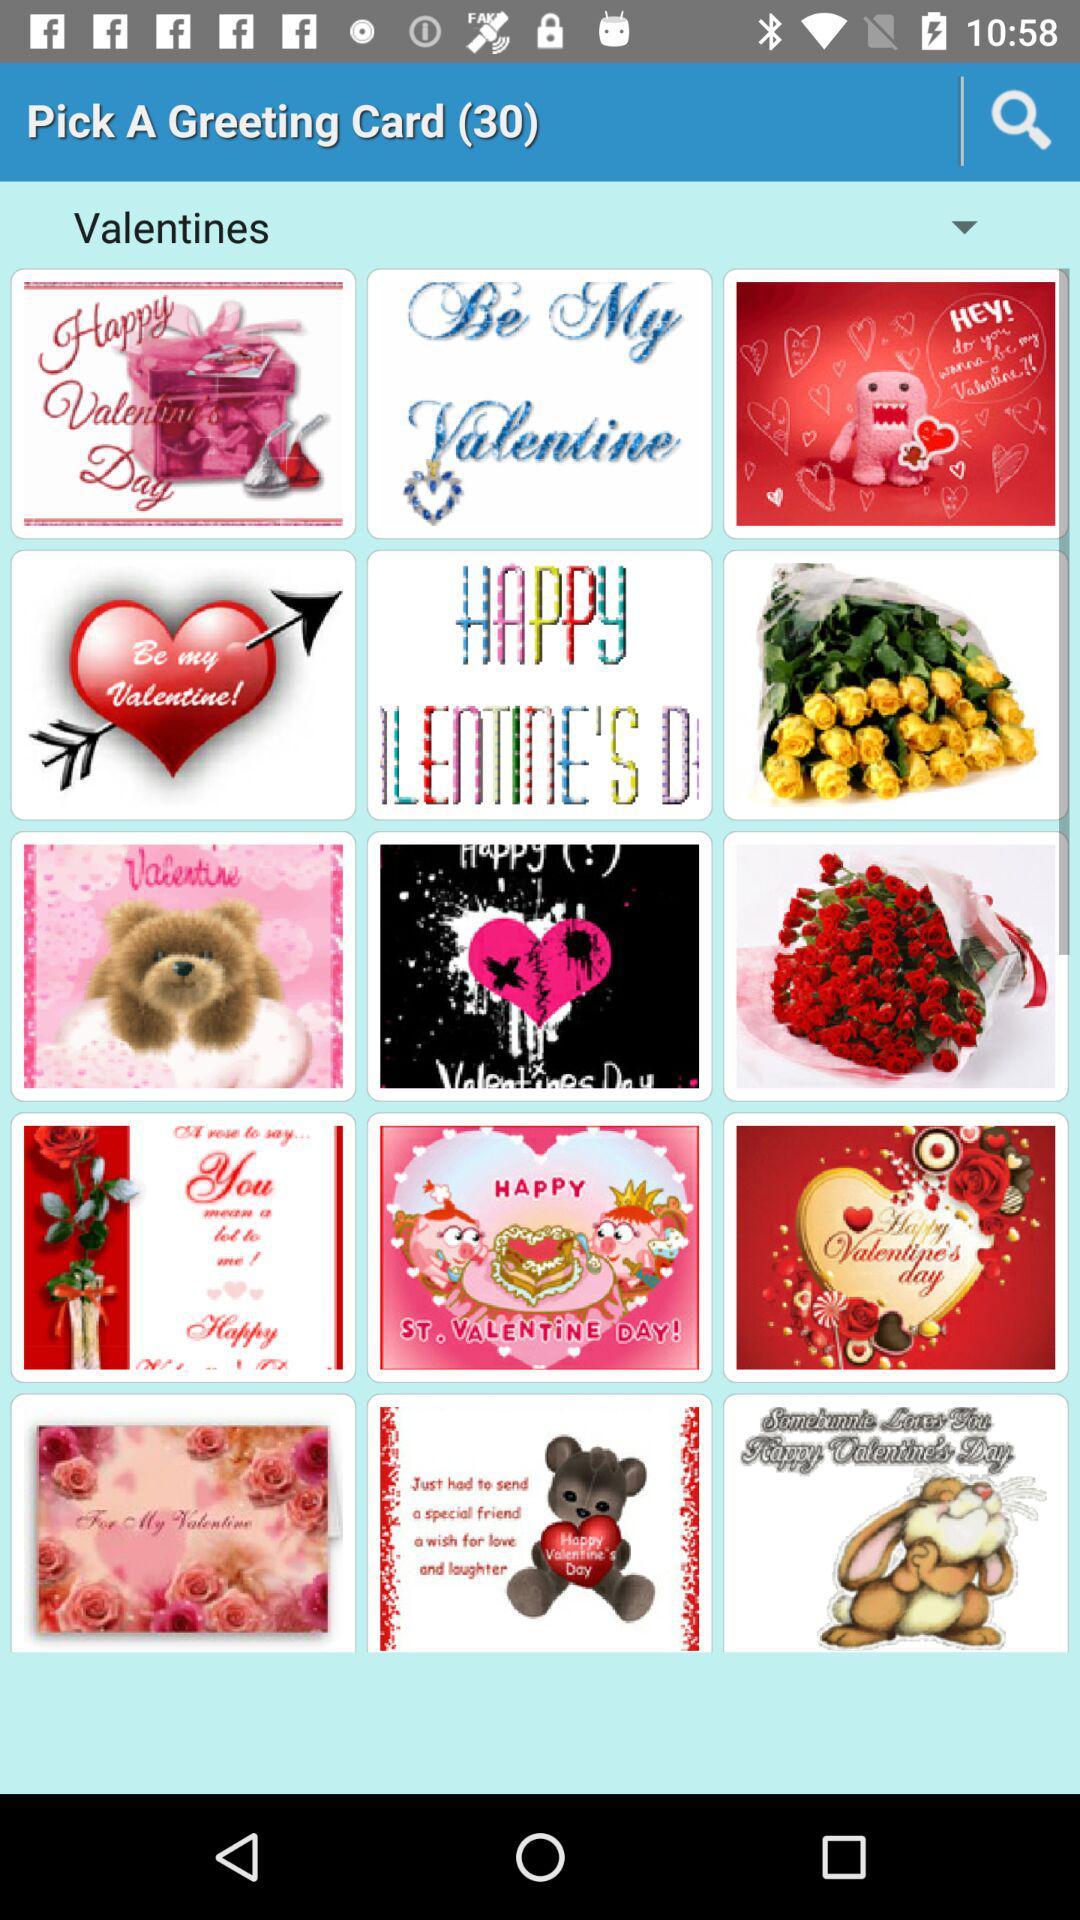 This screenshot has height=1920, width=1080. Describe the element at coordinates (183, 402) in the screenshot. I see `happy valentine 's day` at that location.